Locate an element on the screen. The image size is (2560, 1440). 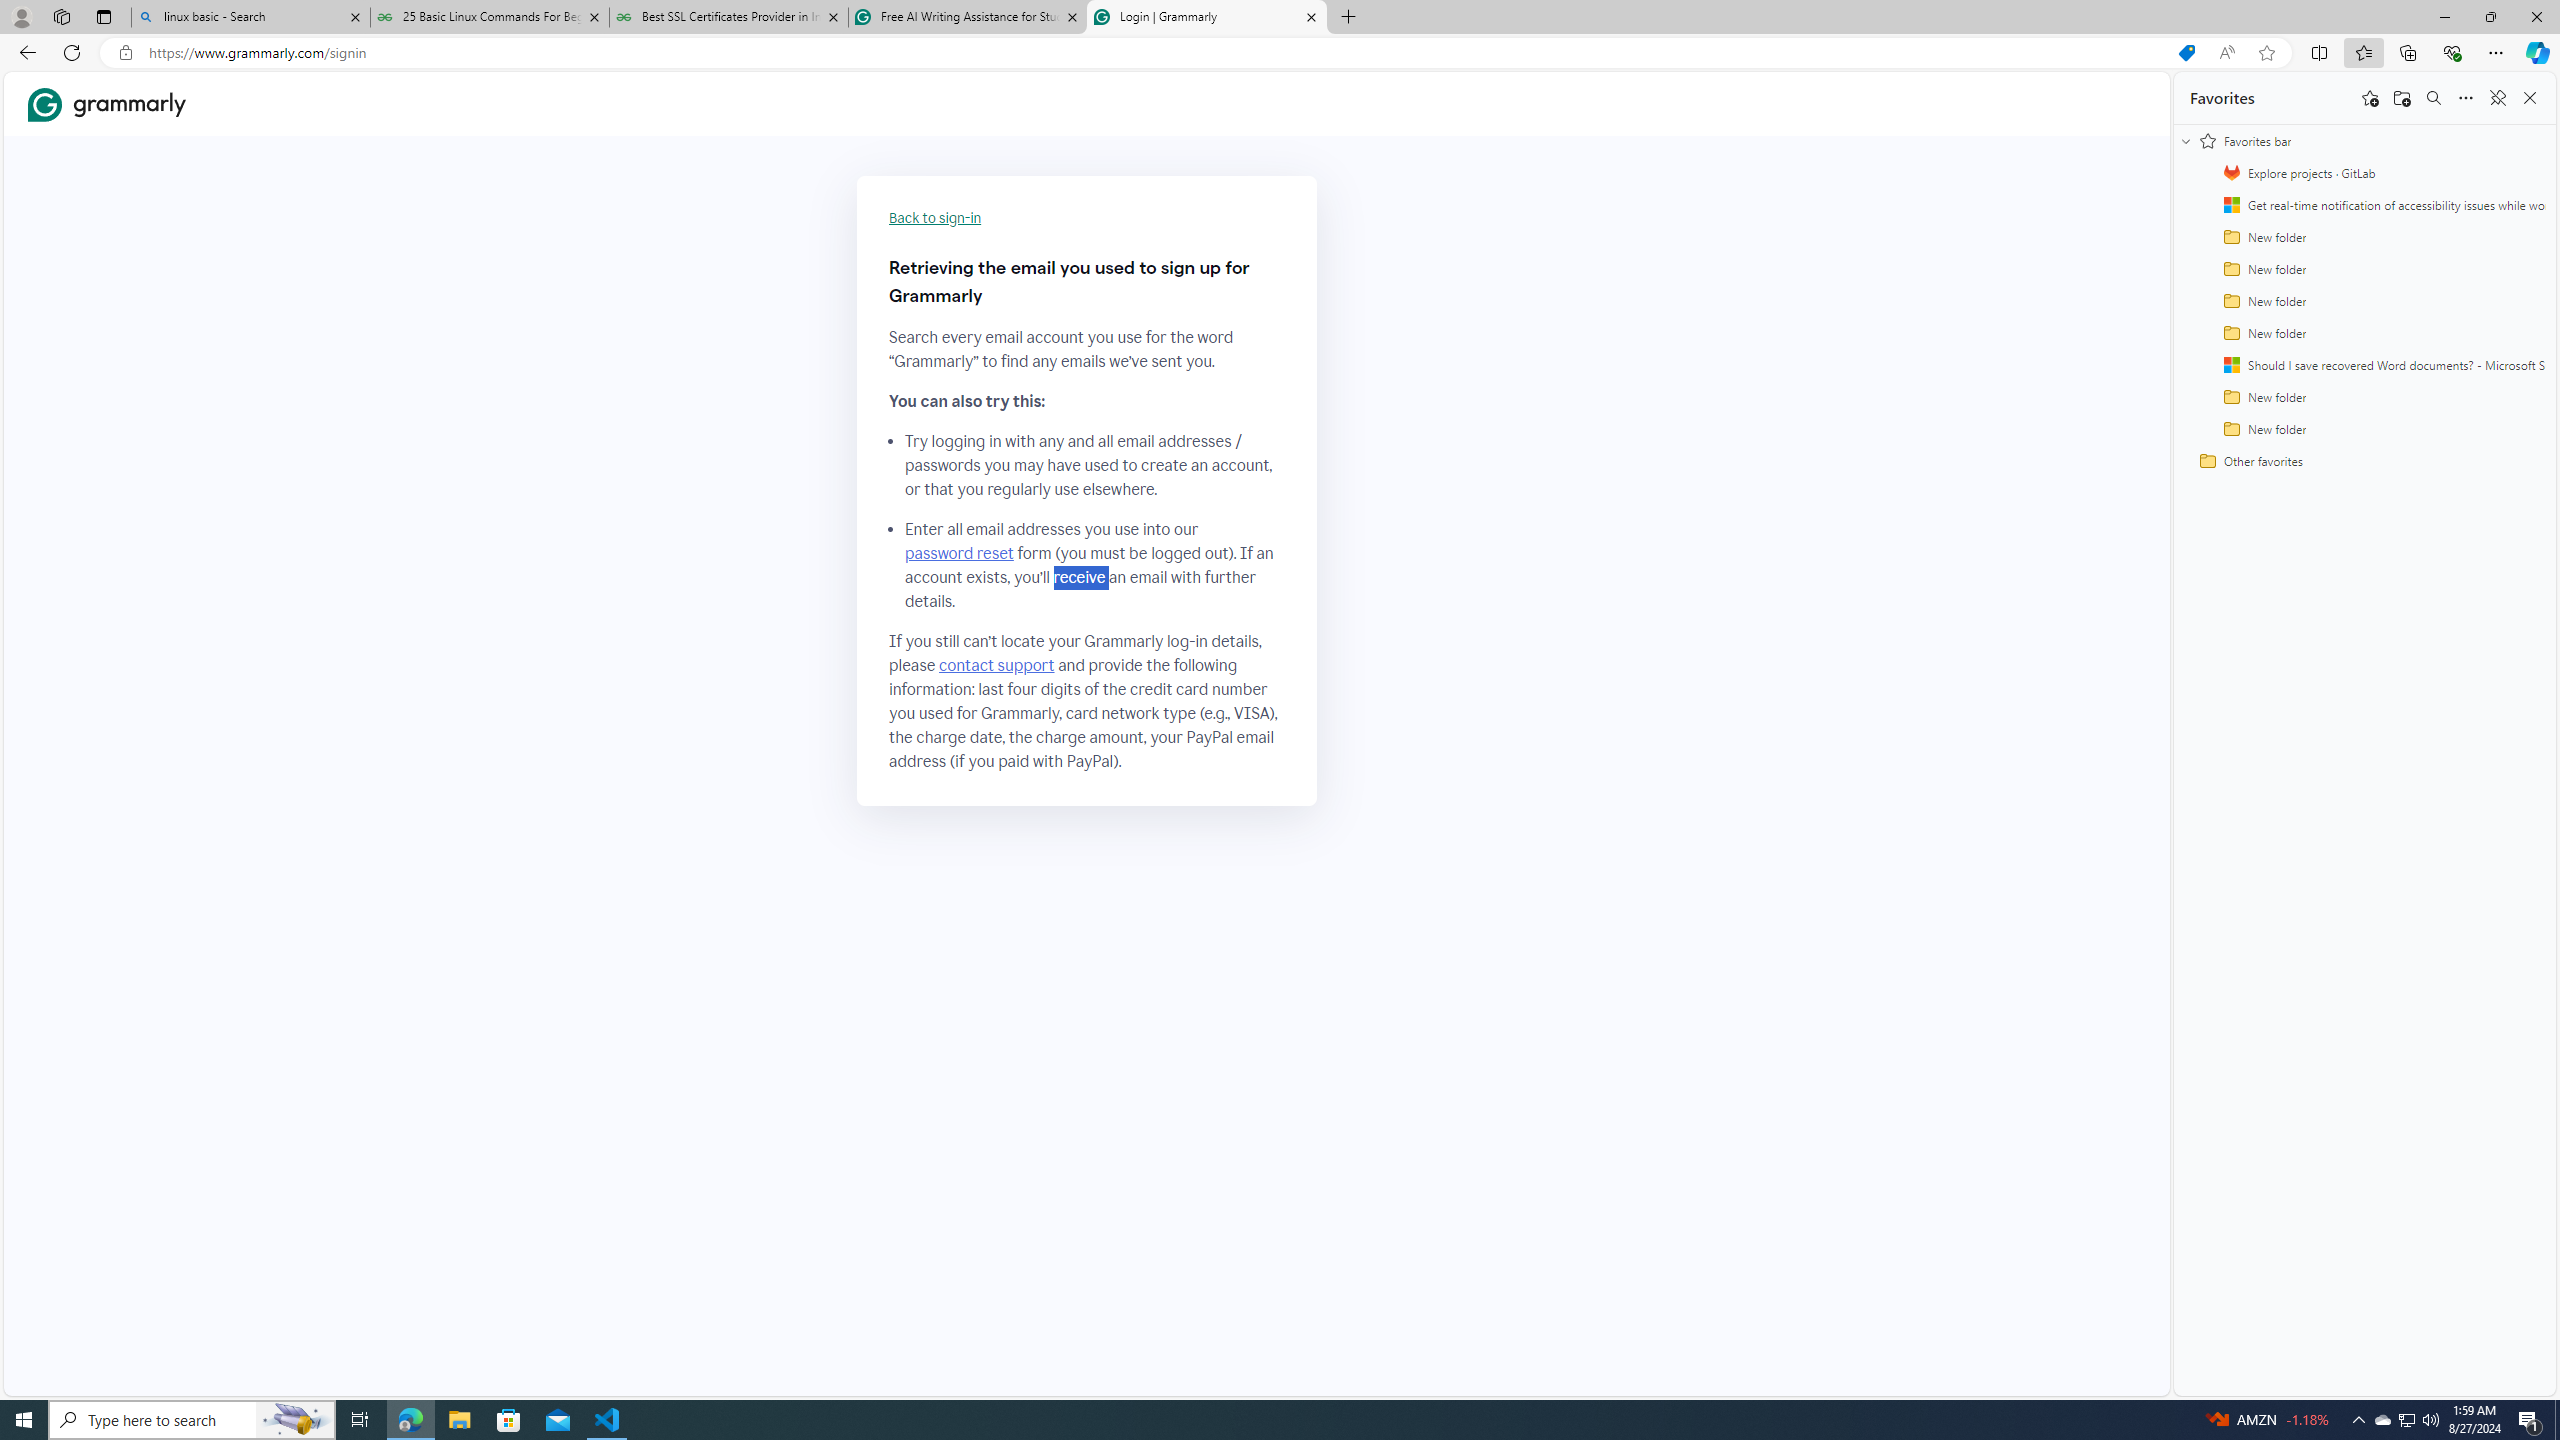
'Login | Grammarly' is located at coordinates (1204, 16).